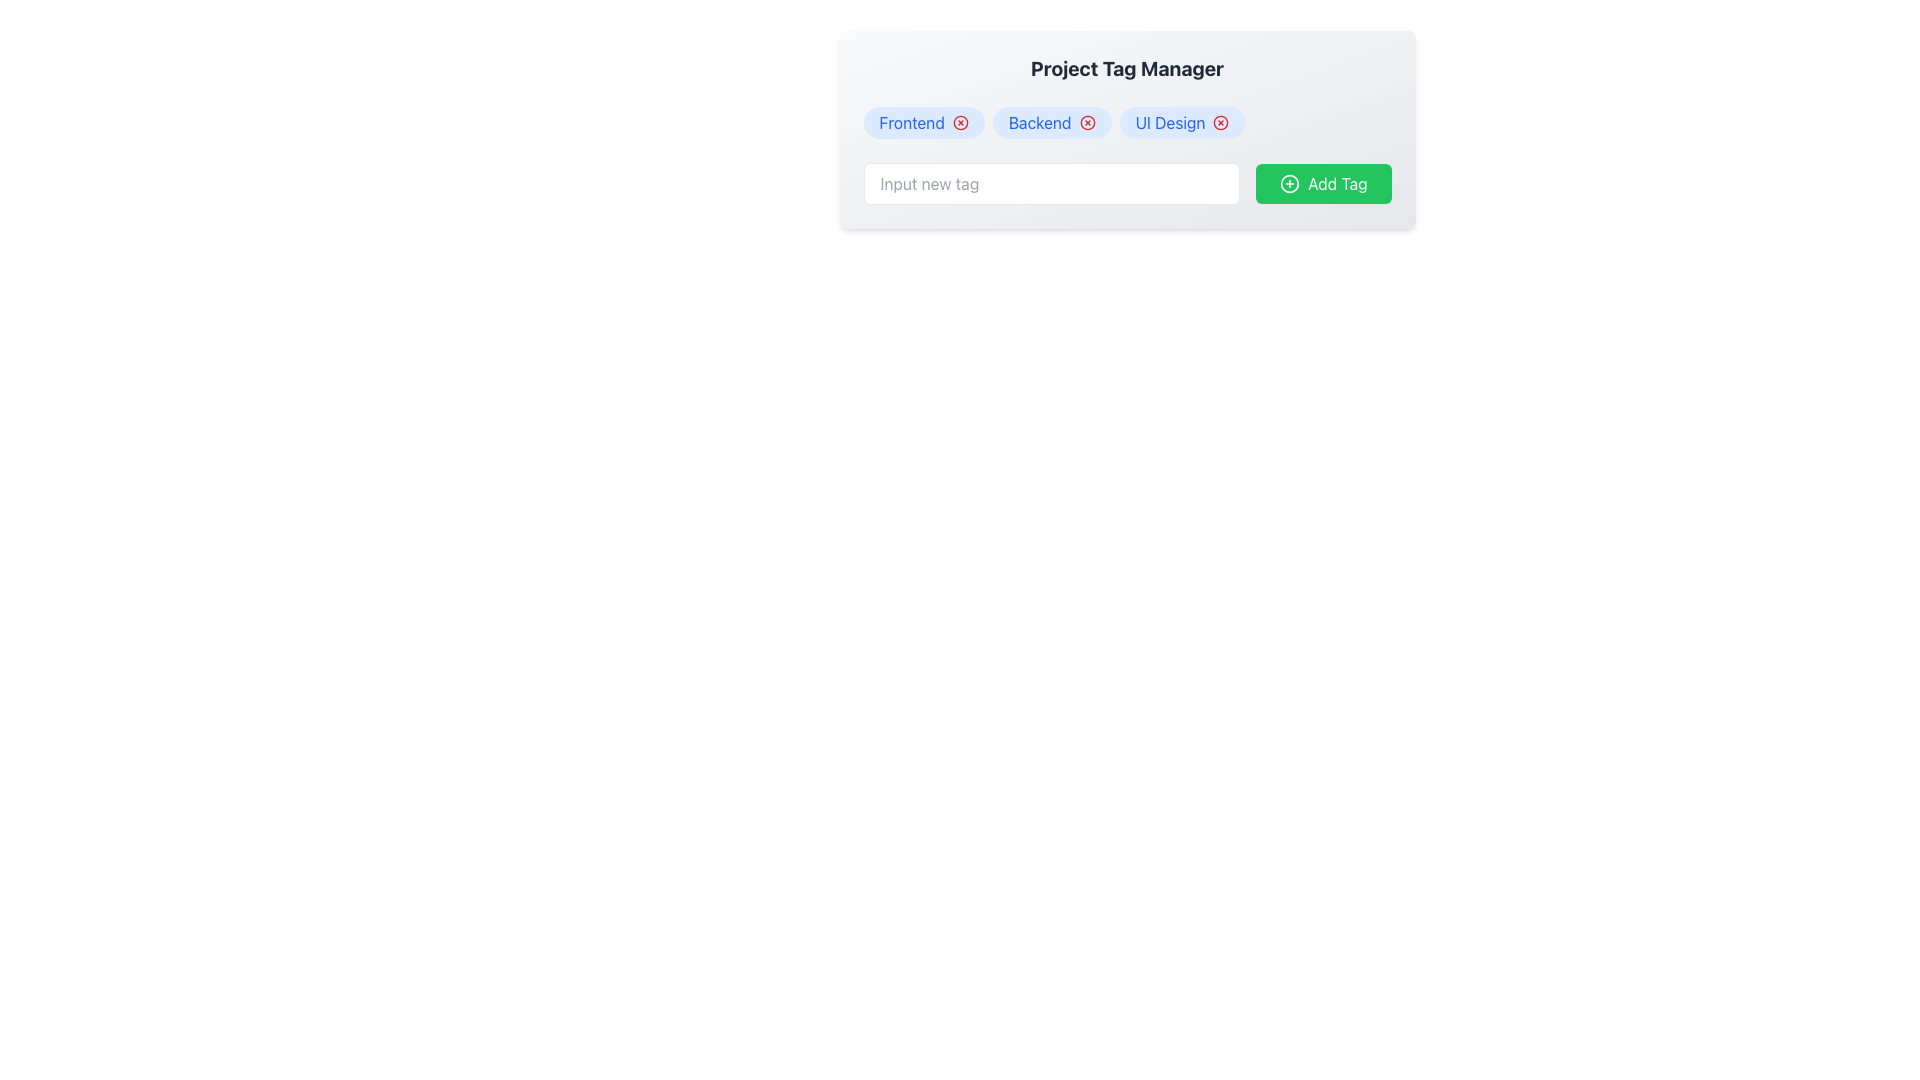 This screenshot has width=1920, height=1080. I want to click on the small circular red 'X' button located within the 'UI Design' badge, positioned towards the right side of the badge text, so click(1220, 123).